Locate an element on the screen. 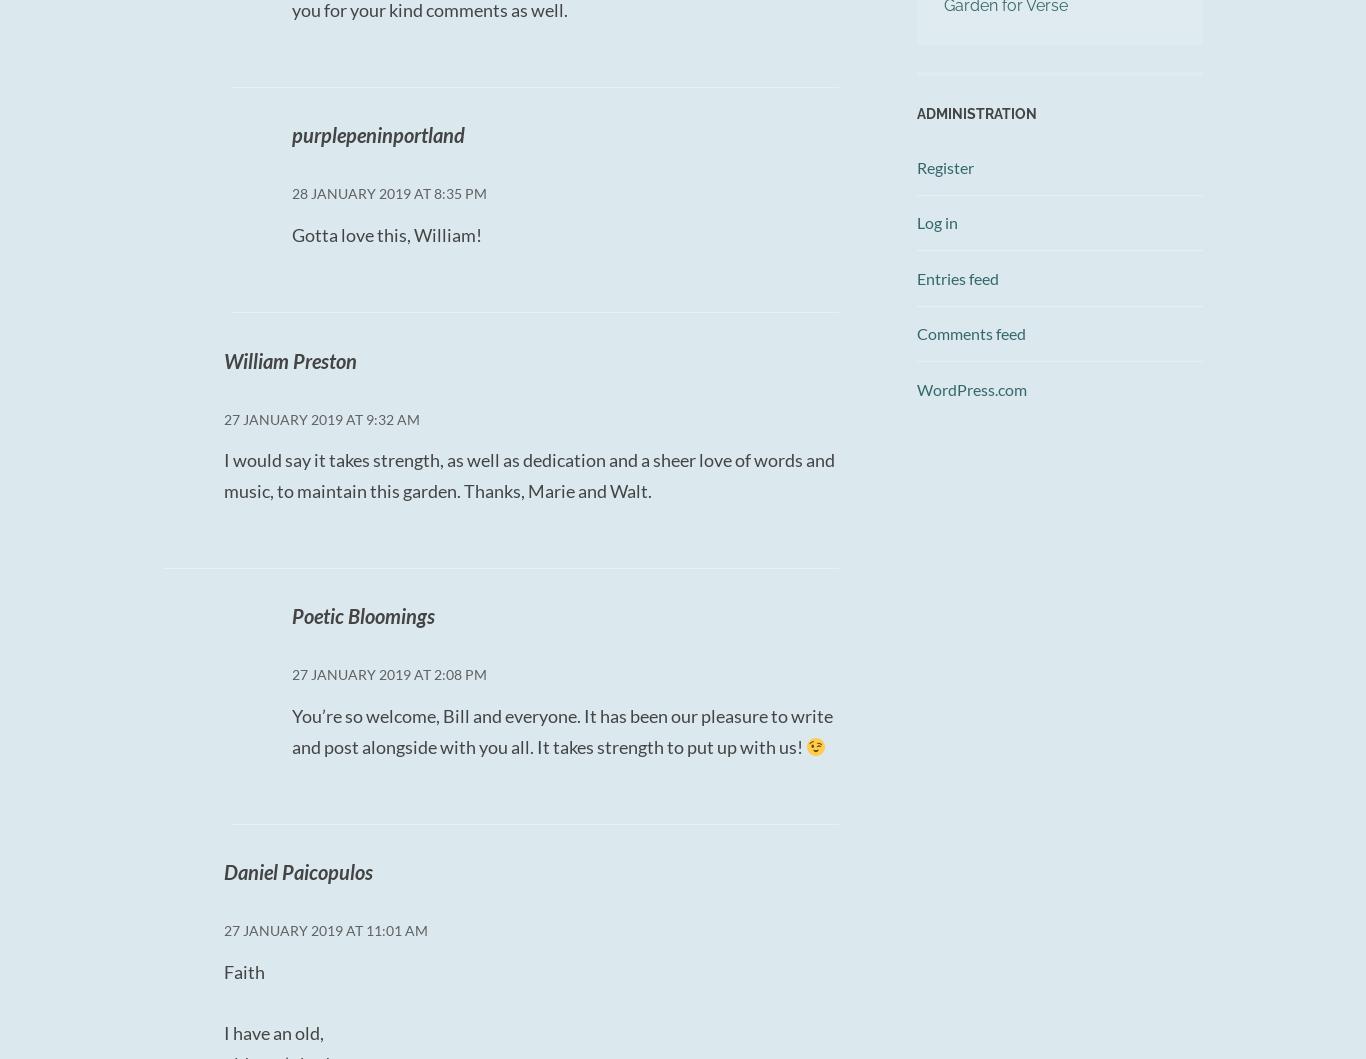 The height and width of the screenshot is (1059, 1366). 'Administration' is located at coordinates (976, 112).